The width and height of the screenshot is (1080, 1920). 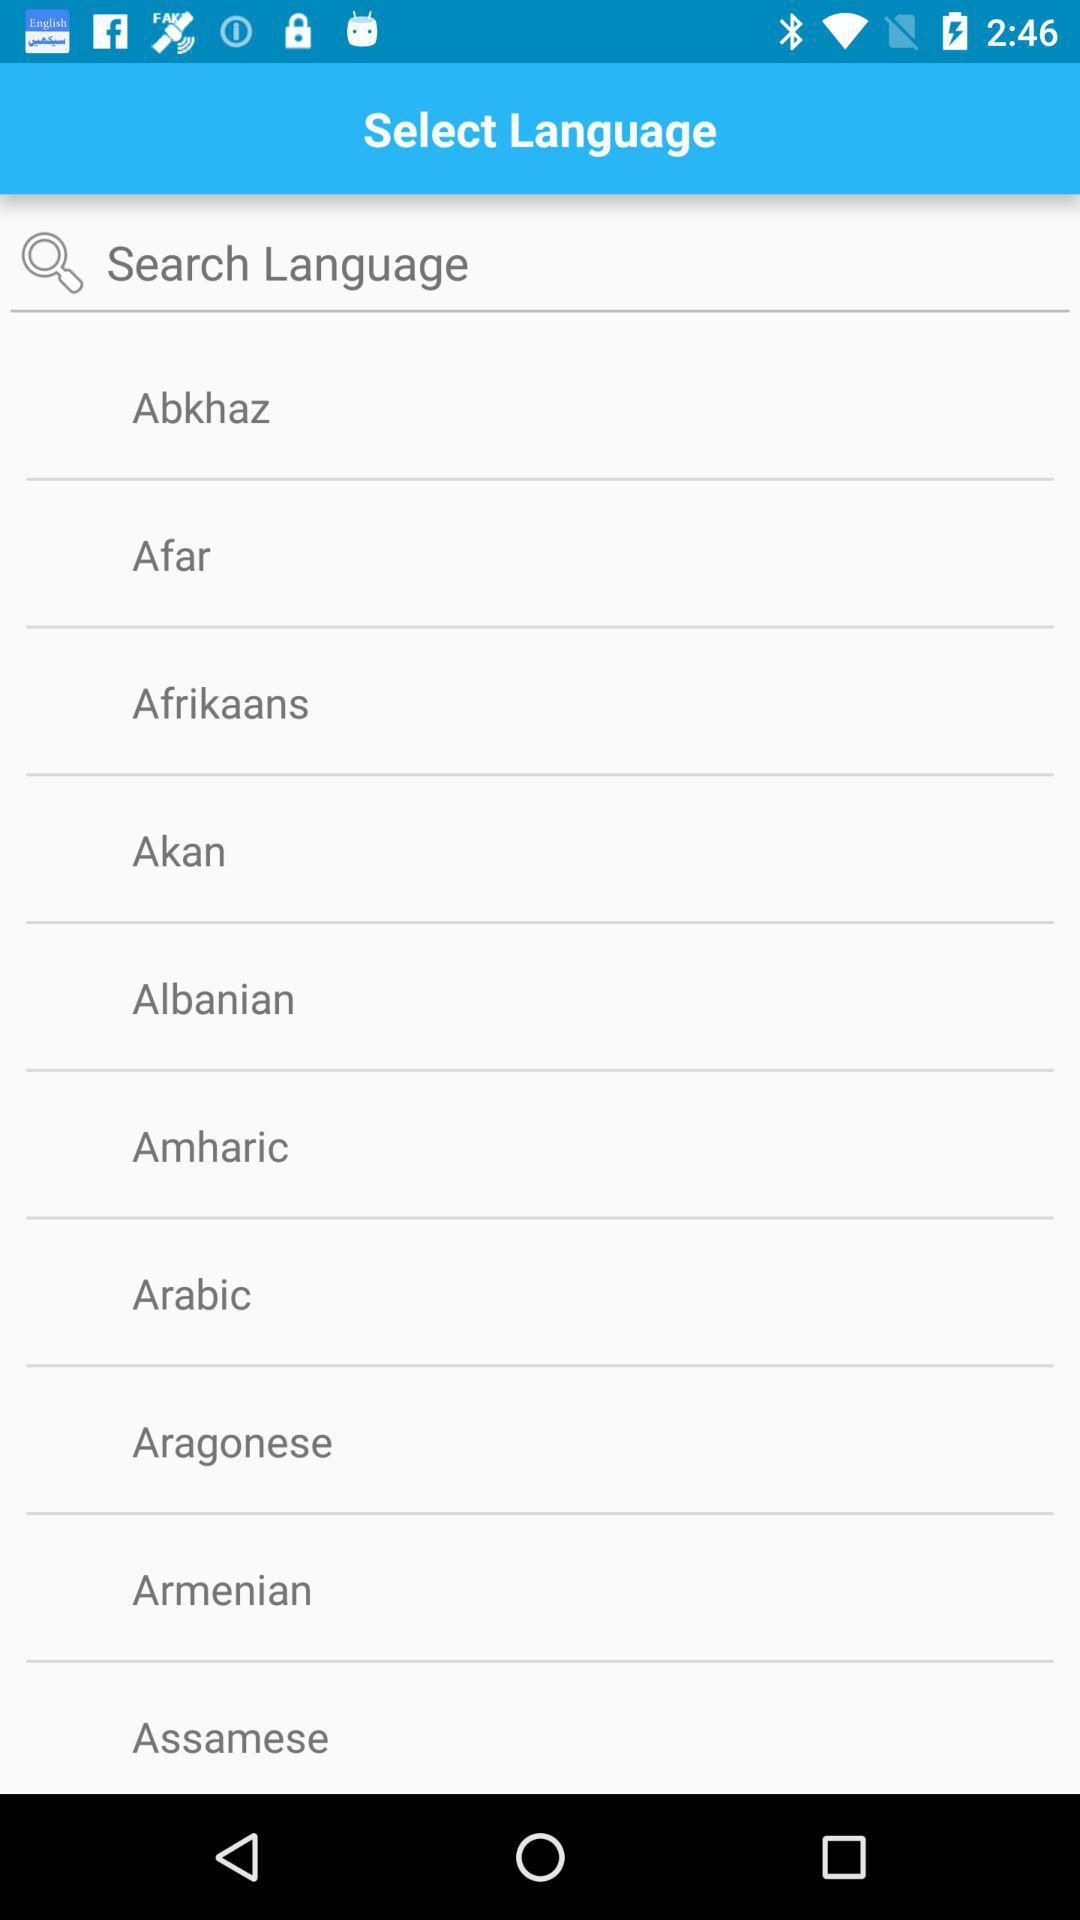 What do you see at coordinates (264, 1440) in the screenshot?
I see `aragonese` at bounding box center [264, 1440].